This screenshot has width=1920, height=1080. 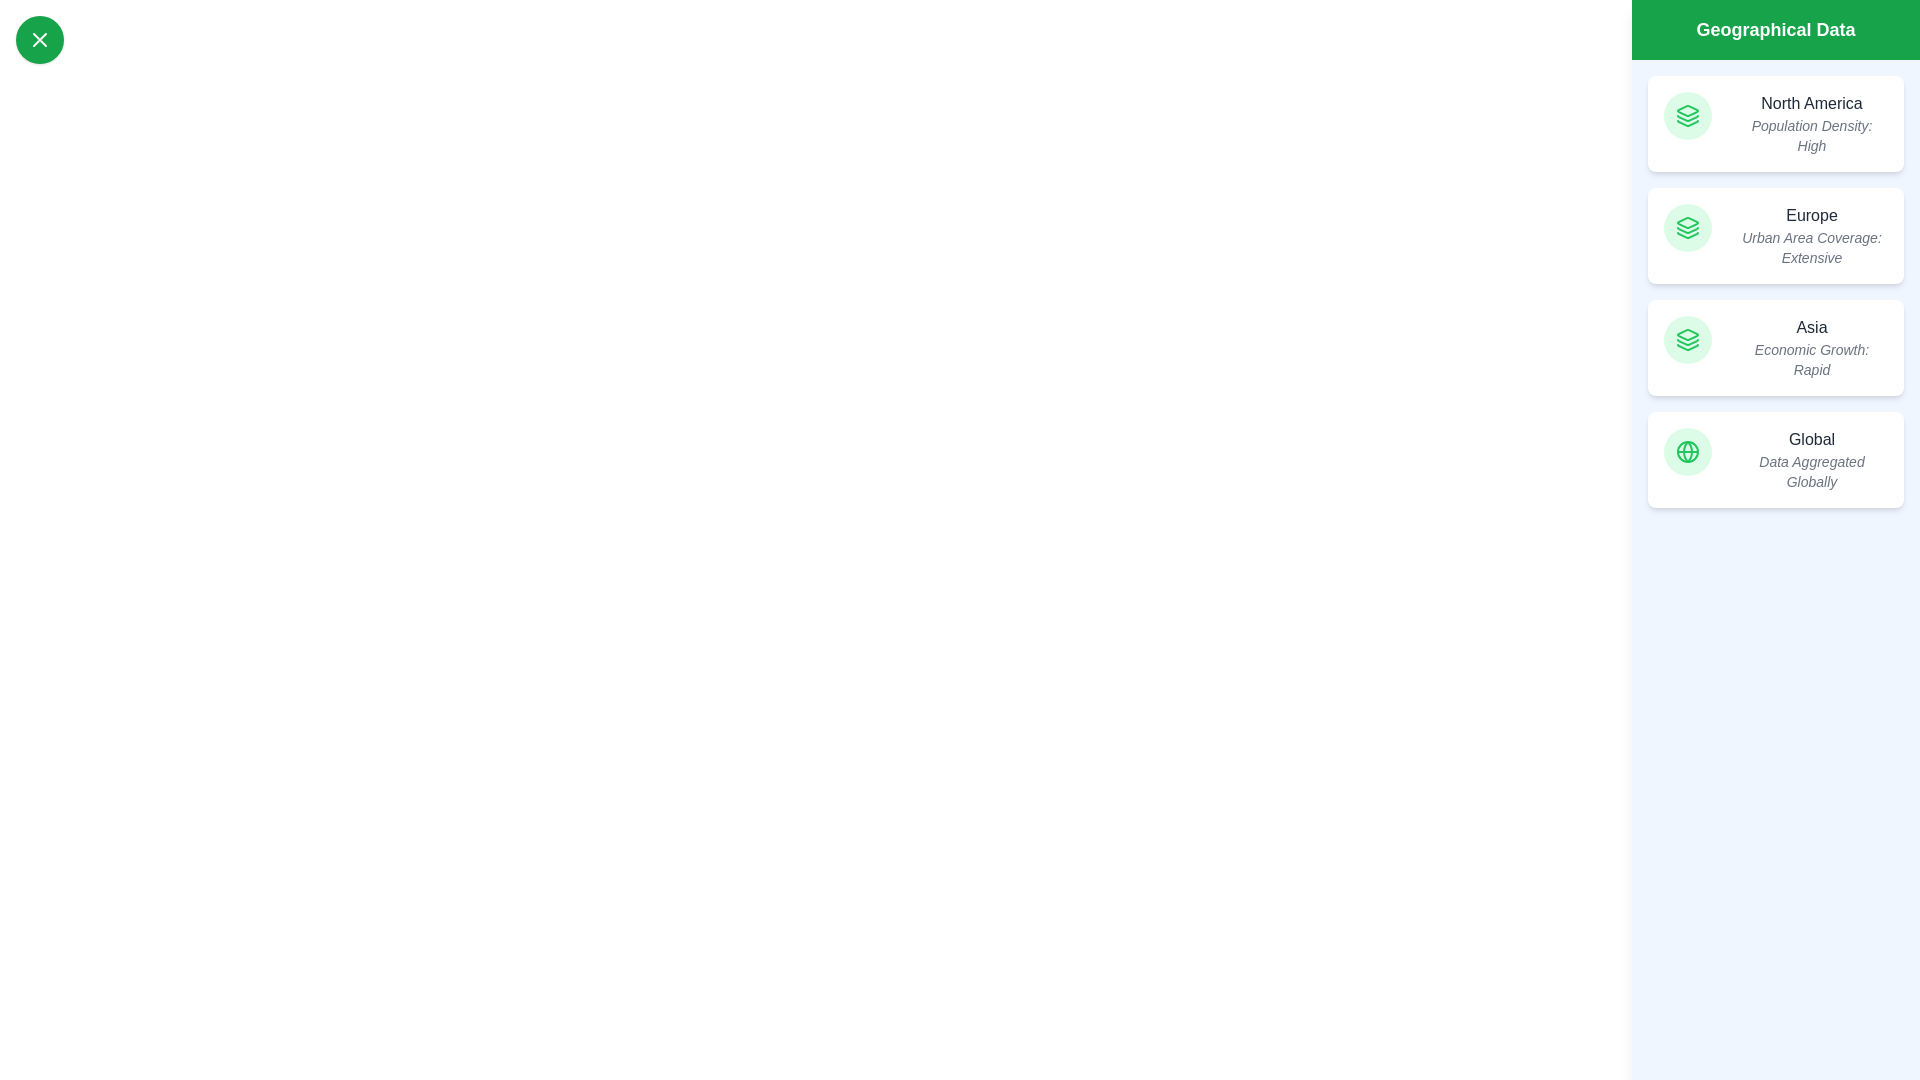 What do you see at coordinates (1776, 346) in the screenshot?
I see `the region Asia from the list` at bounding box center [1776, 346].